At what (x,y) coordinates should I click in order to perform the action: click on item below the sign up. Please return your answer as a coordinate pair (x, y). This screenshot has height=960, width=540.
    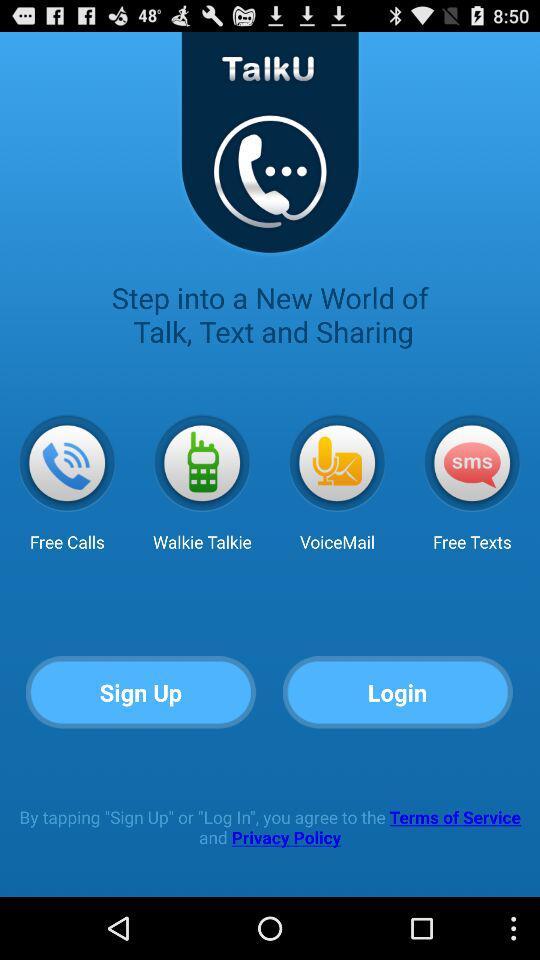
    Looking at the image, I should click on (270, 827).